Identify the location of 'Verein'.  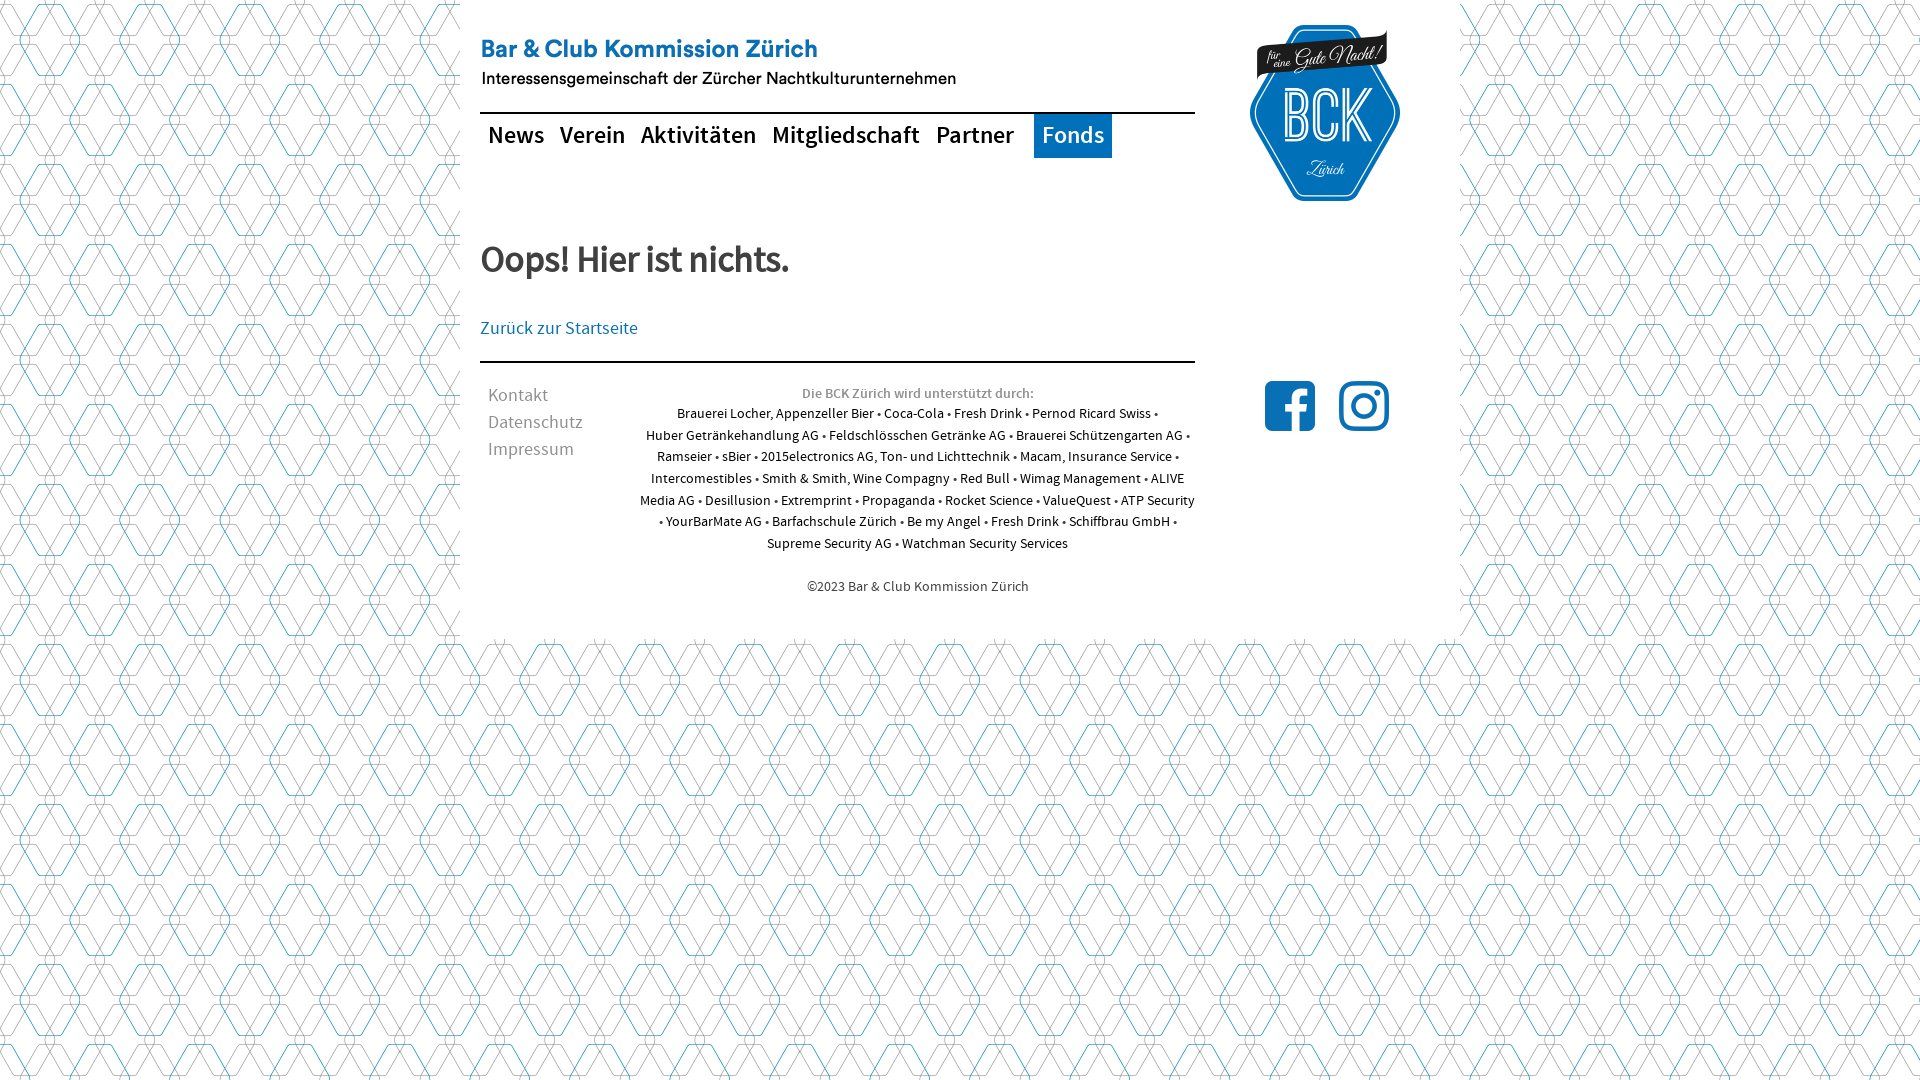
(591, 135).